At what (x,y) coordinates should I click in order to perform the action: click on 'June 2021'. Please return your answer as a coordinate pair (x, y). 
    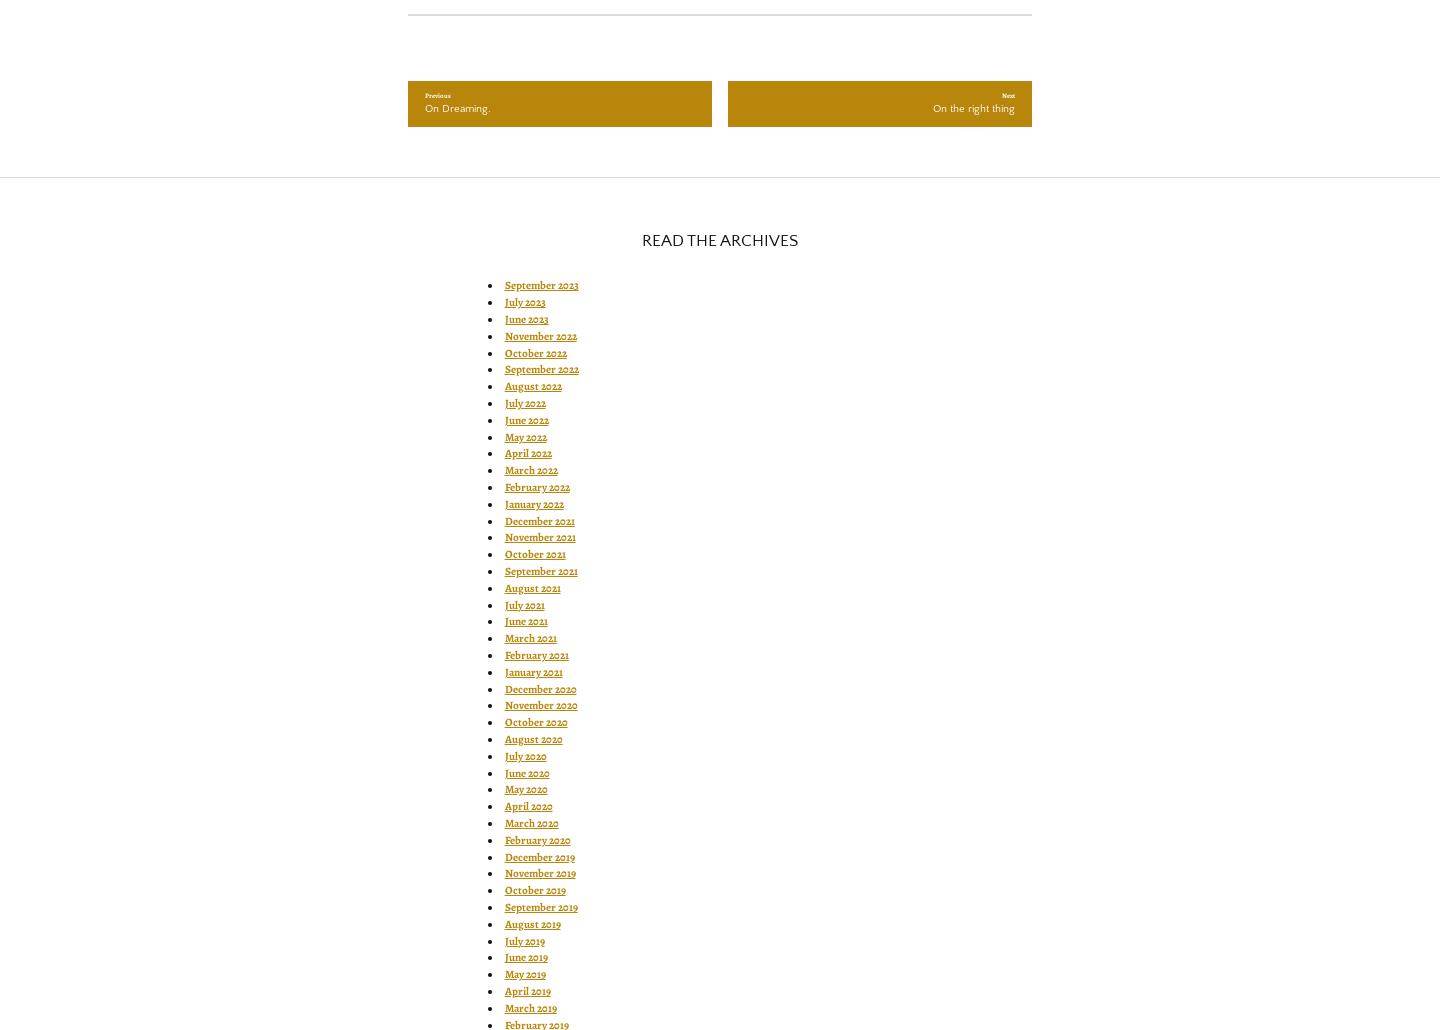
    Looking at the image, I should click on (524, 620).